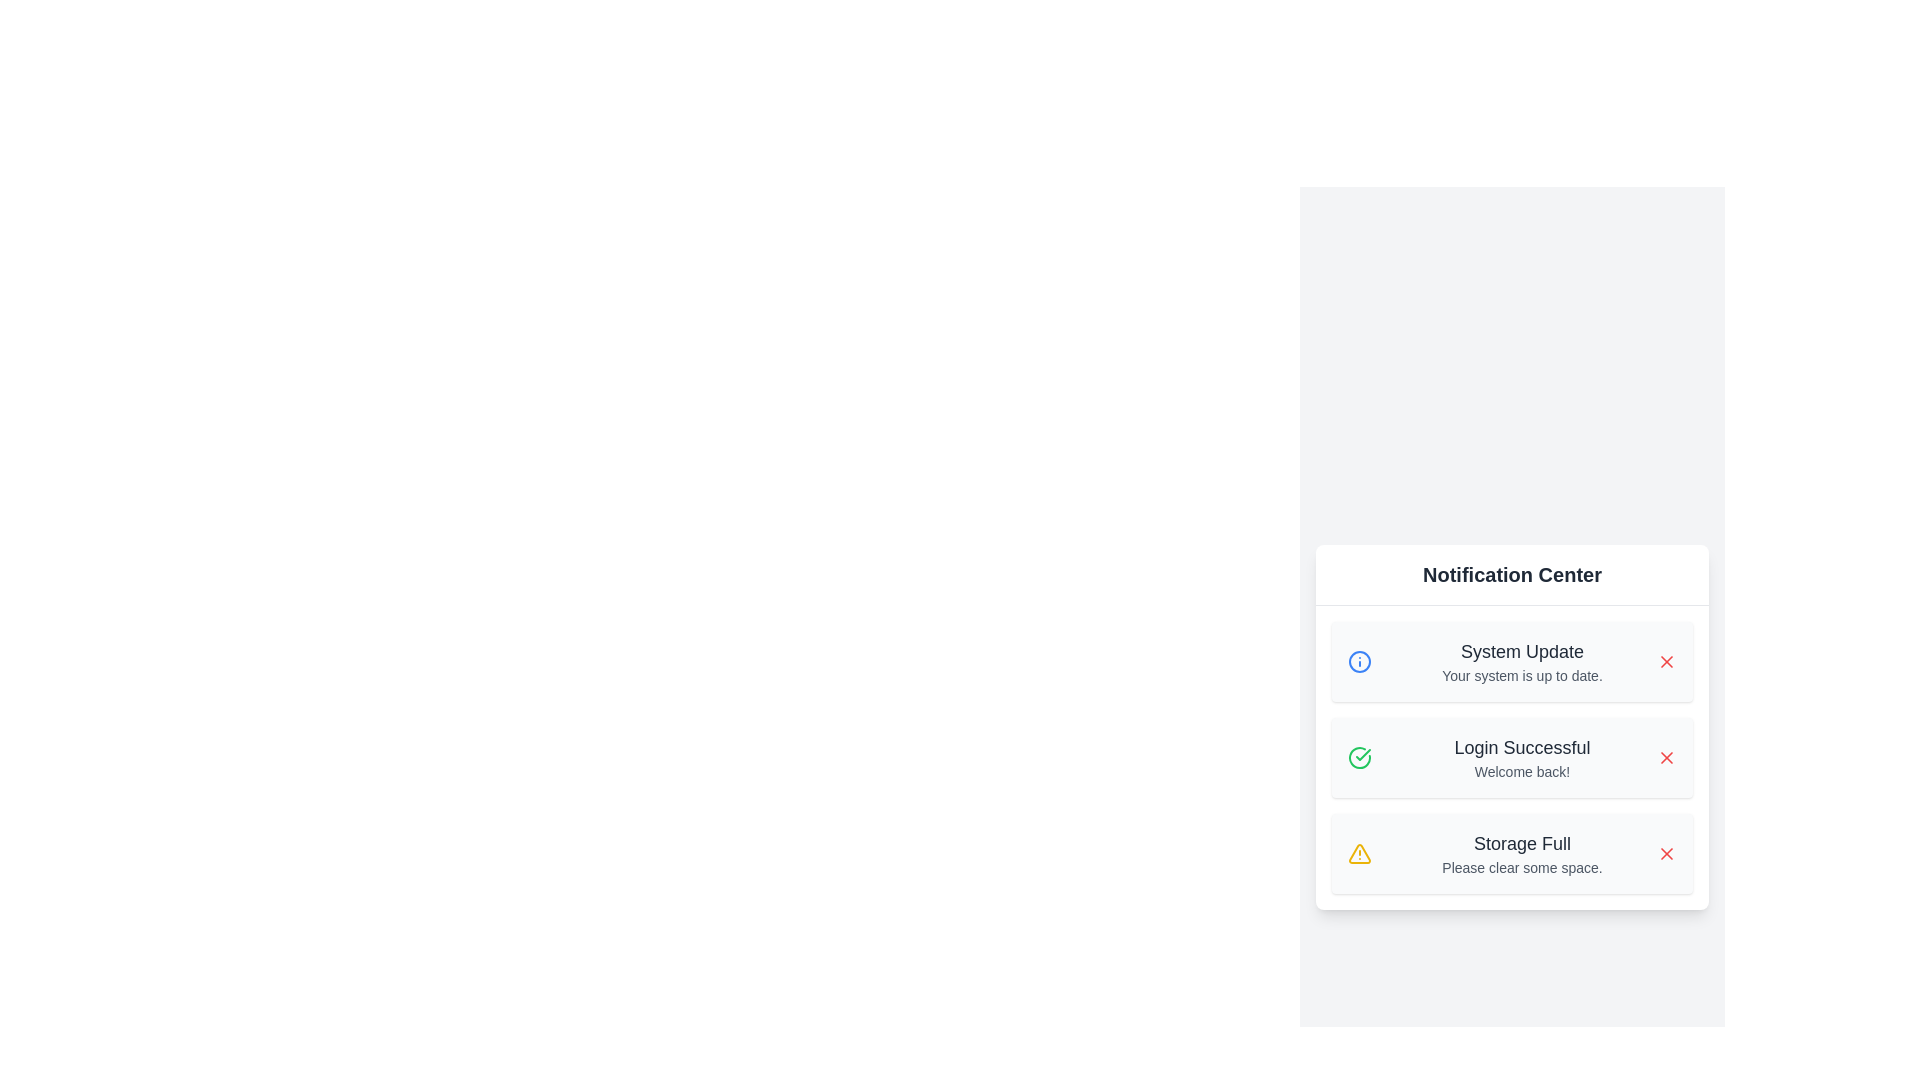 The height and width of the screenshot is (1080, 1920). What do you see at coordinates (1666, 852) in the screenshot?
I see `the dismiss button located at the bottom right of the 'Storage Full' notification card` at bounding box center [1666, 852].